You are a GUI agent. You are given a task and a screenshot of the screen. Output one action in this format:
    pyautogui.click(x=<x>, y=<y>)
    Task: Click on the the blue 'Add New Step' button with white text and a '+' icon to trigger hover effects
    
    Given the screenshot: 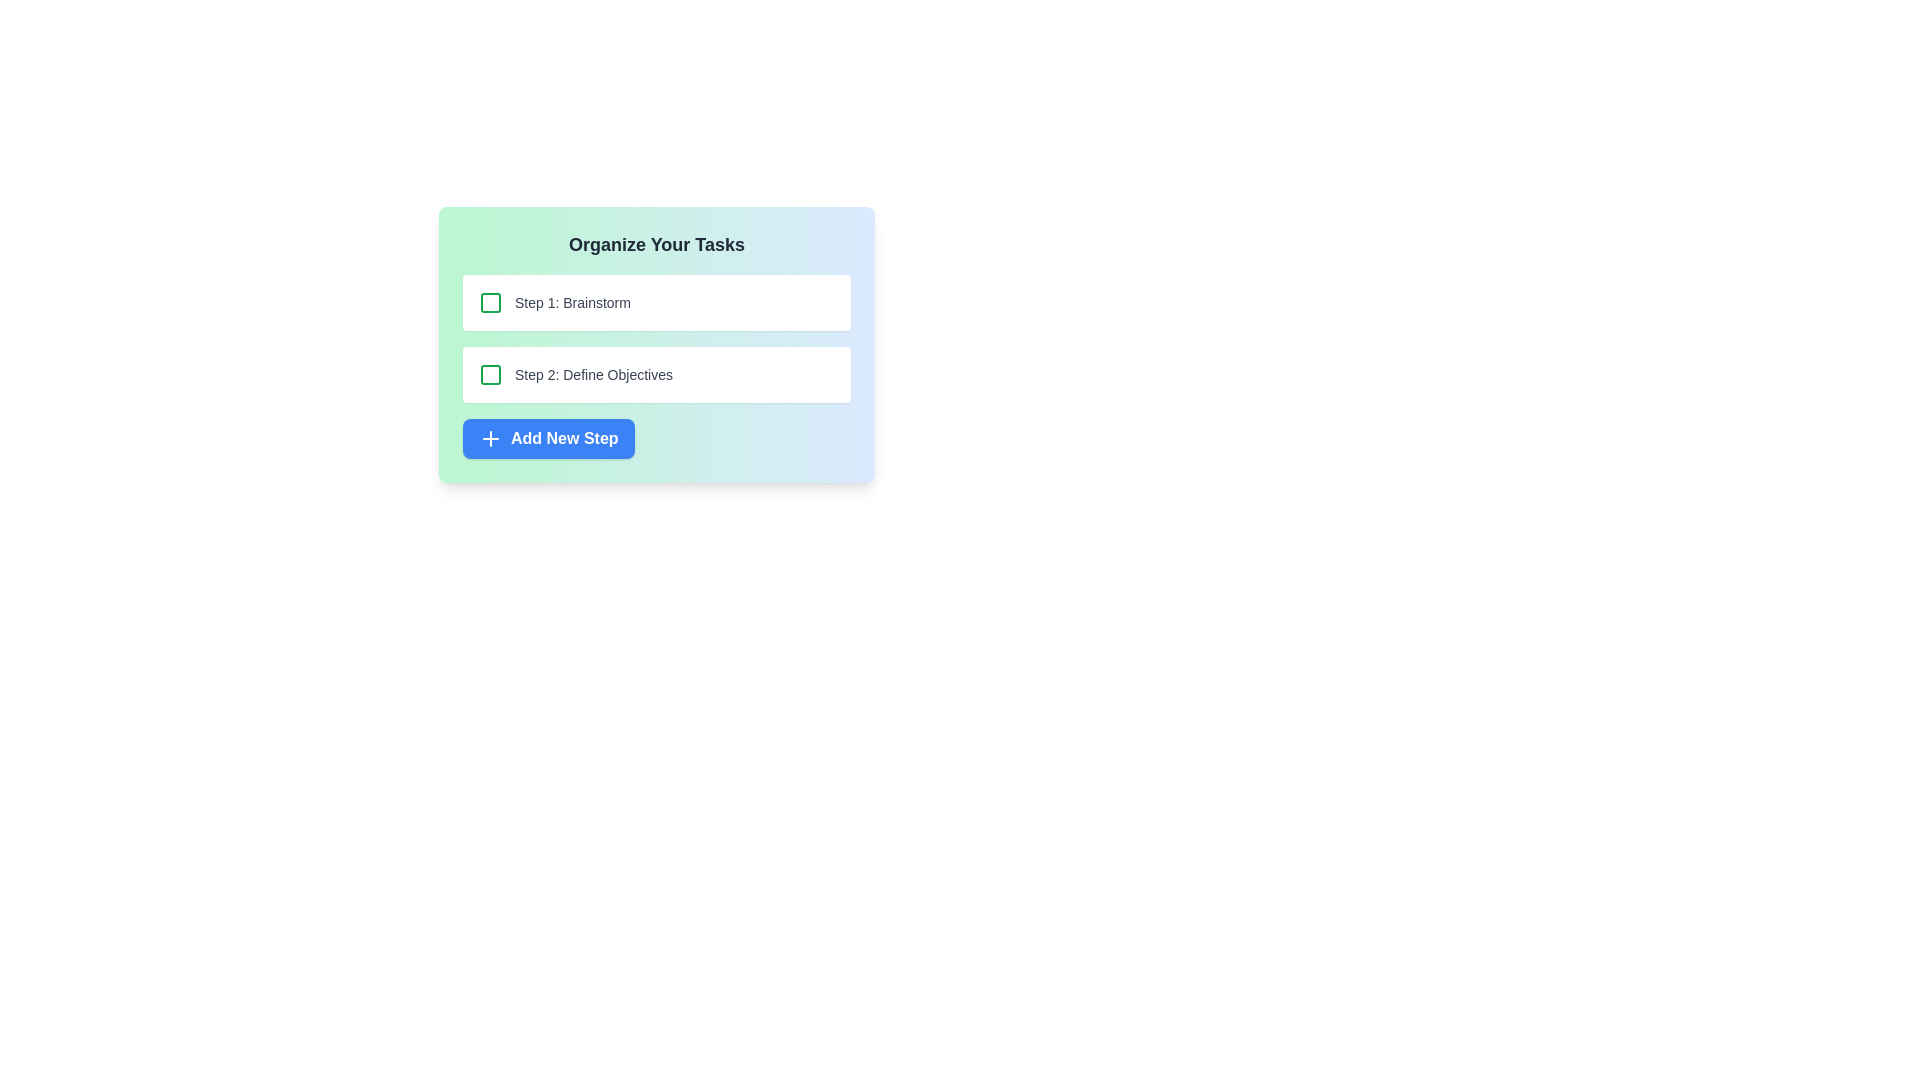 What is the action you would take?
    pyautogui.click(x=548, y=438)
    